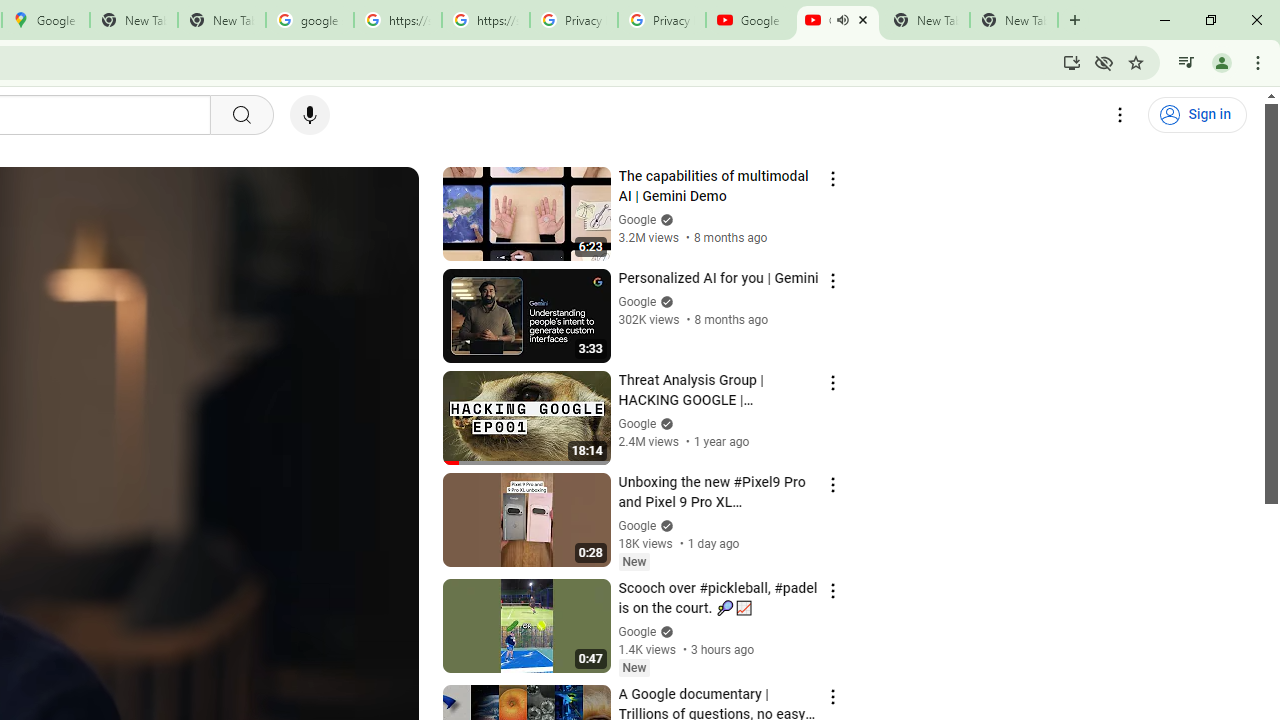 The image size is (1280, 720). Describe the element at coordinates (1014, 20) in the screenshot. I see `'New Tab'` at that location.